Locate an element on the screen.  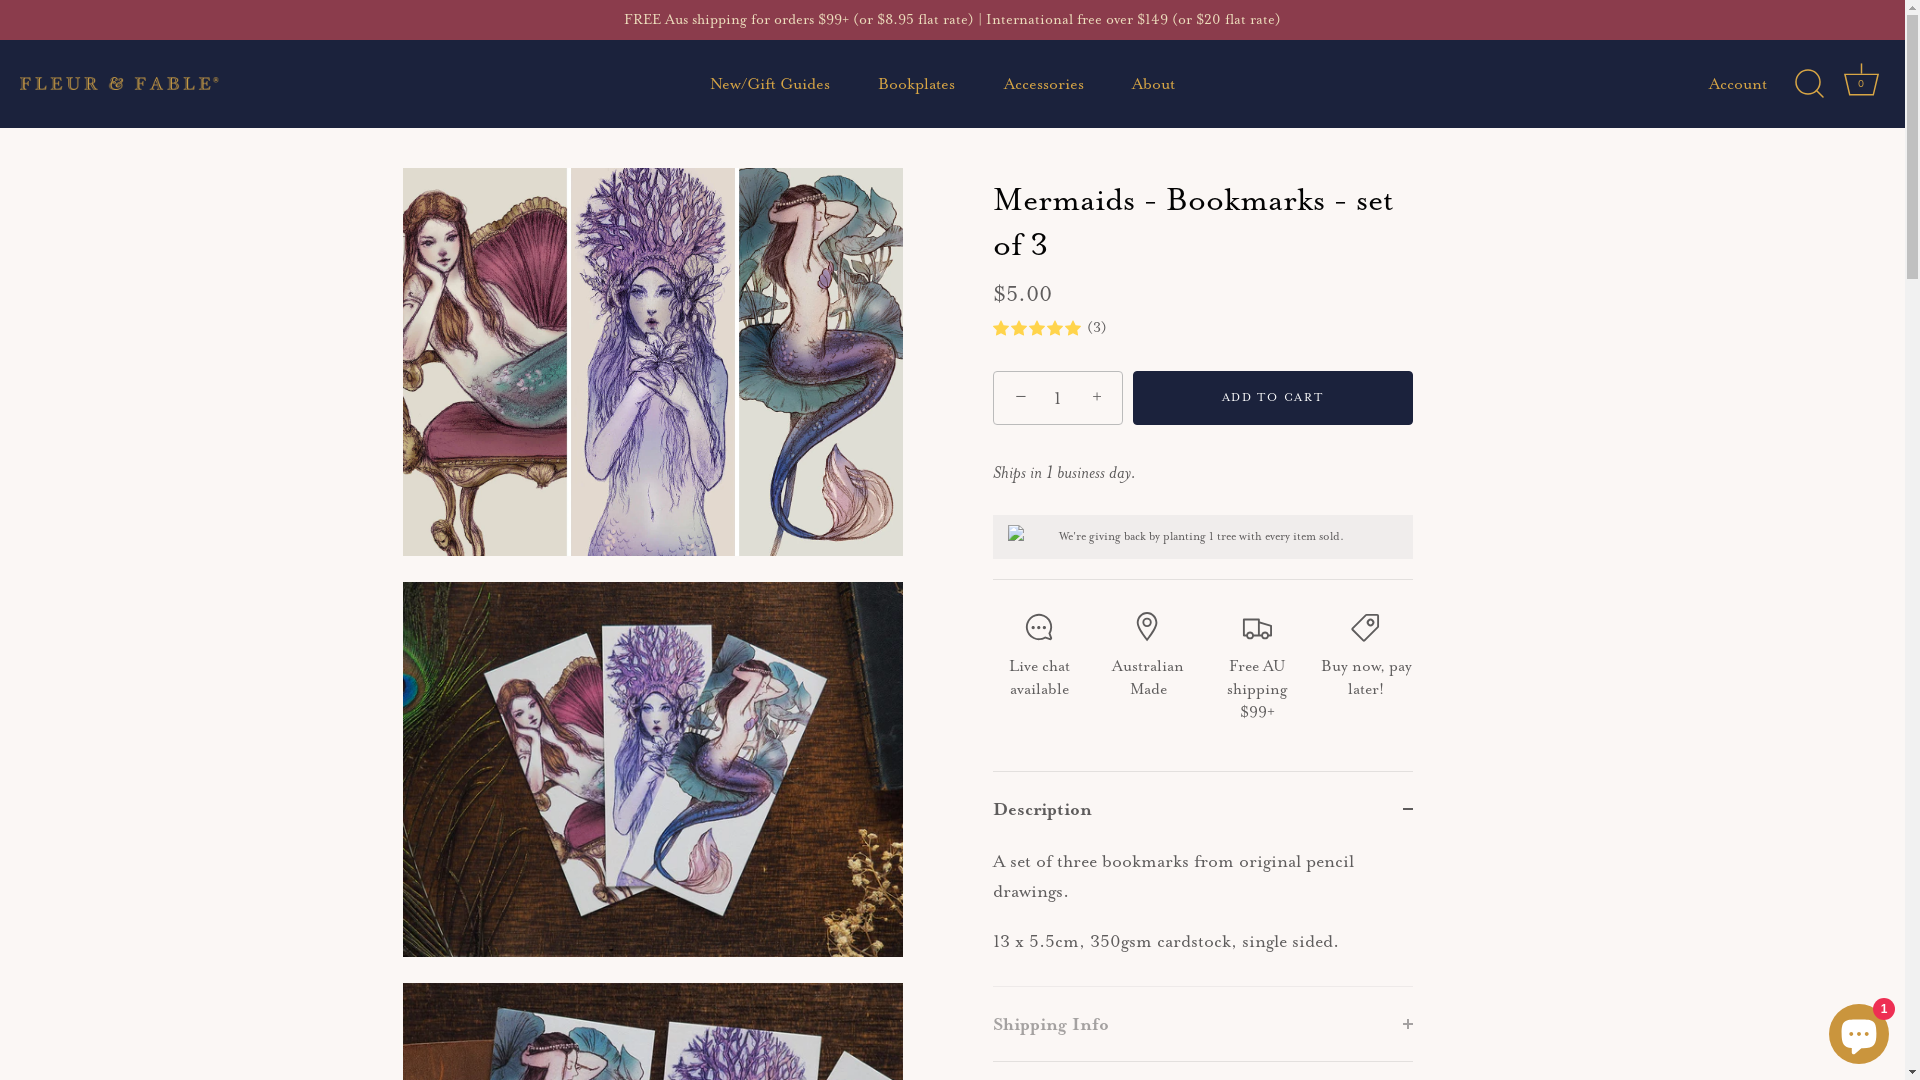
'Shopify online store chat' is located at coordinates (1857, 1029).